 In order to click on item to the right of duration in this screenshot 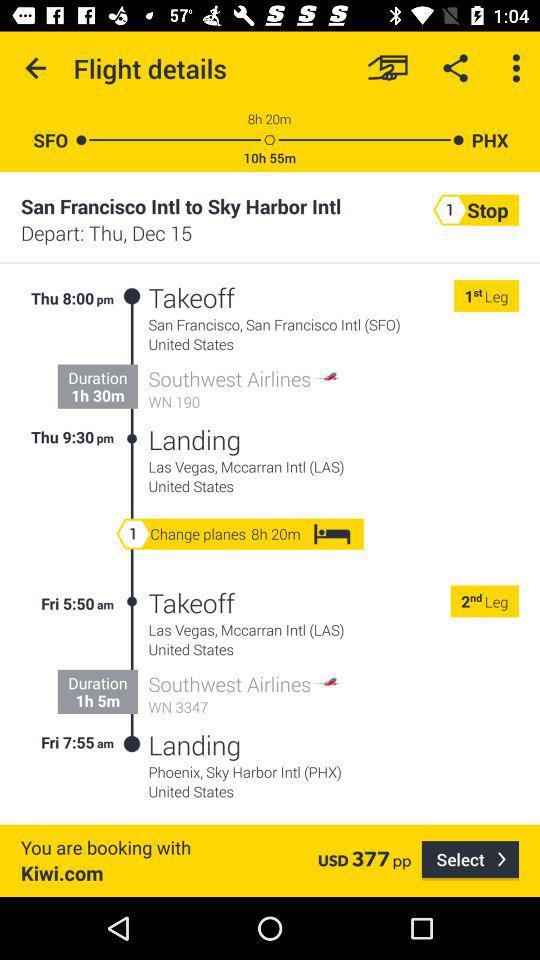, I will do `click(132, 367)`.